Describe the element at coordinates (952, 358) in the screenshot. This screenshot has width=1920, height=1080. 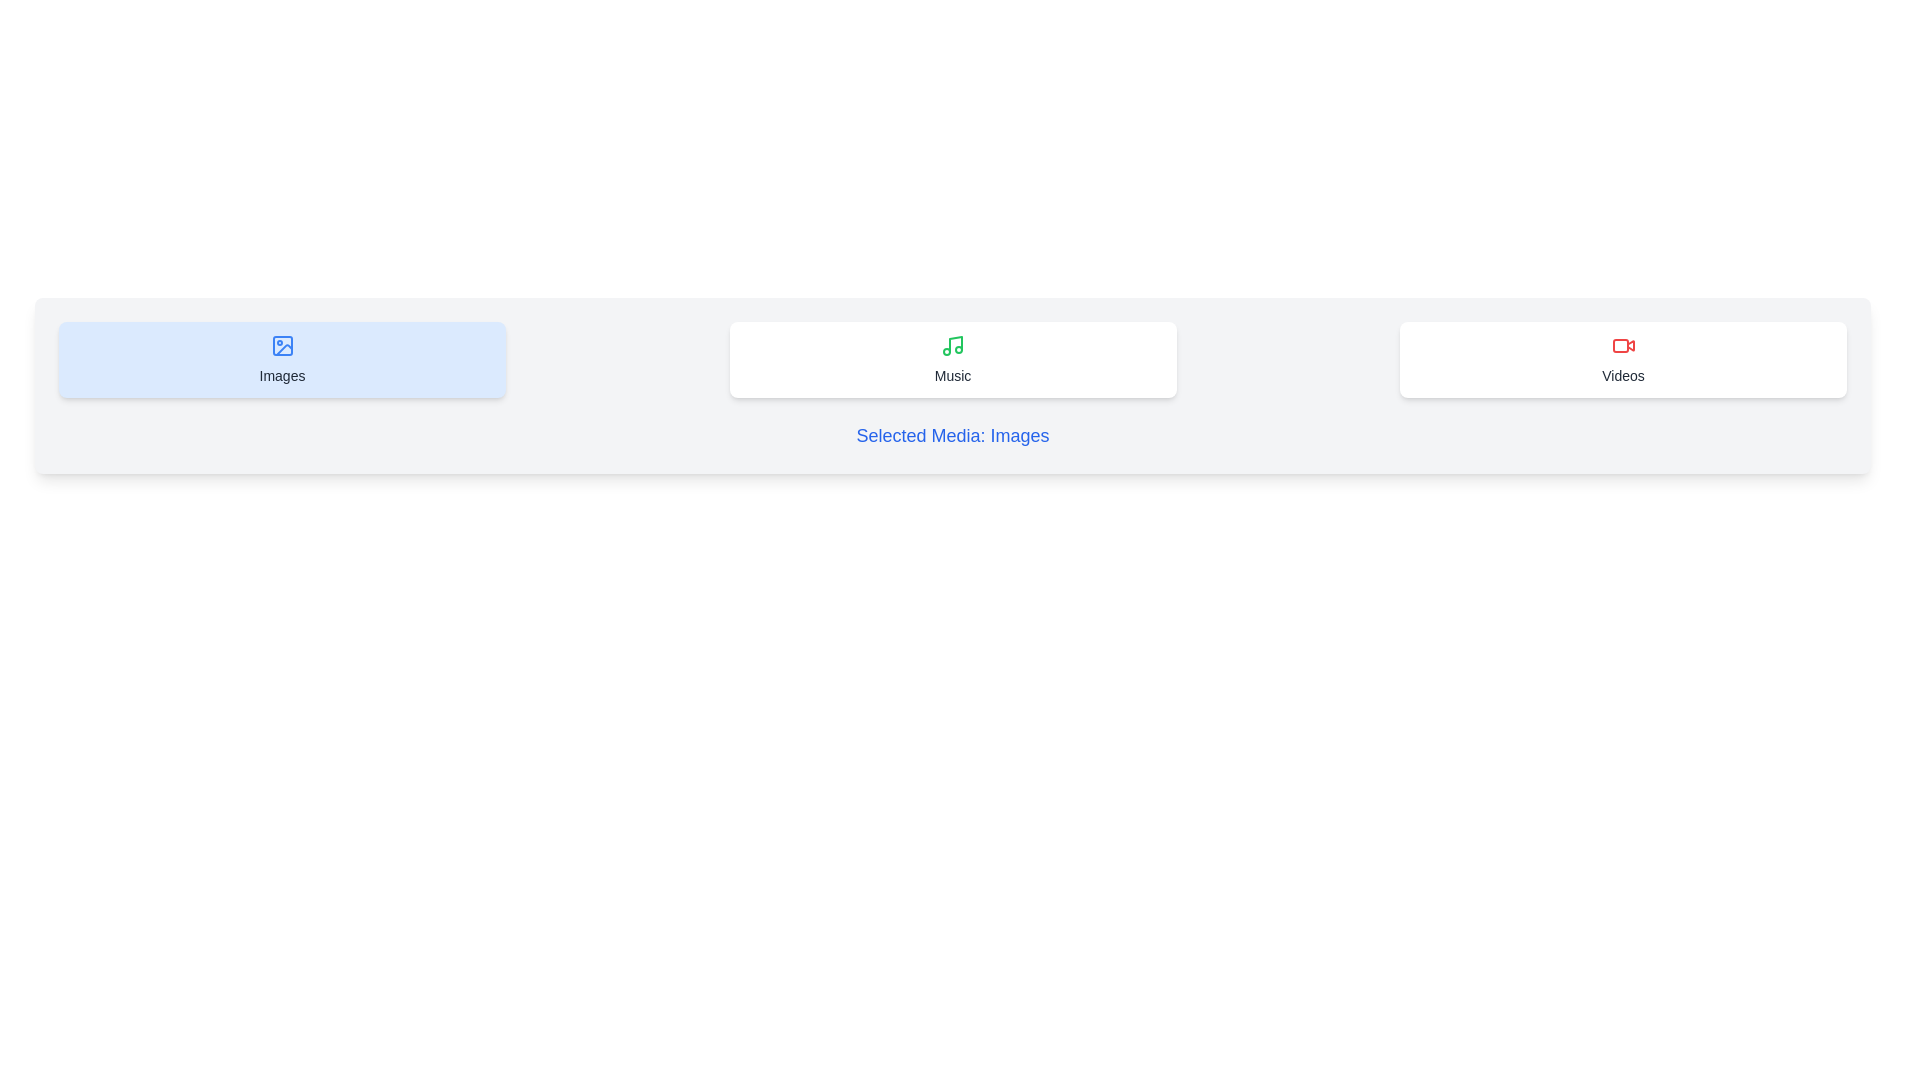
I see `the Music button to observe its hover effect` at that location.